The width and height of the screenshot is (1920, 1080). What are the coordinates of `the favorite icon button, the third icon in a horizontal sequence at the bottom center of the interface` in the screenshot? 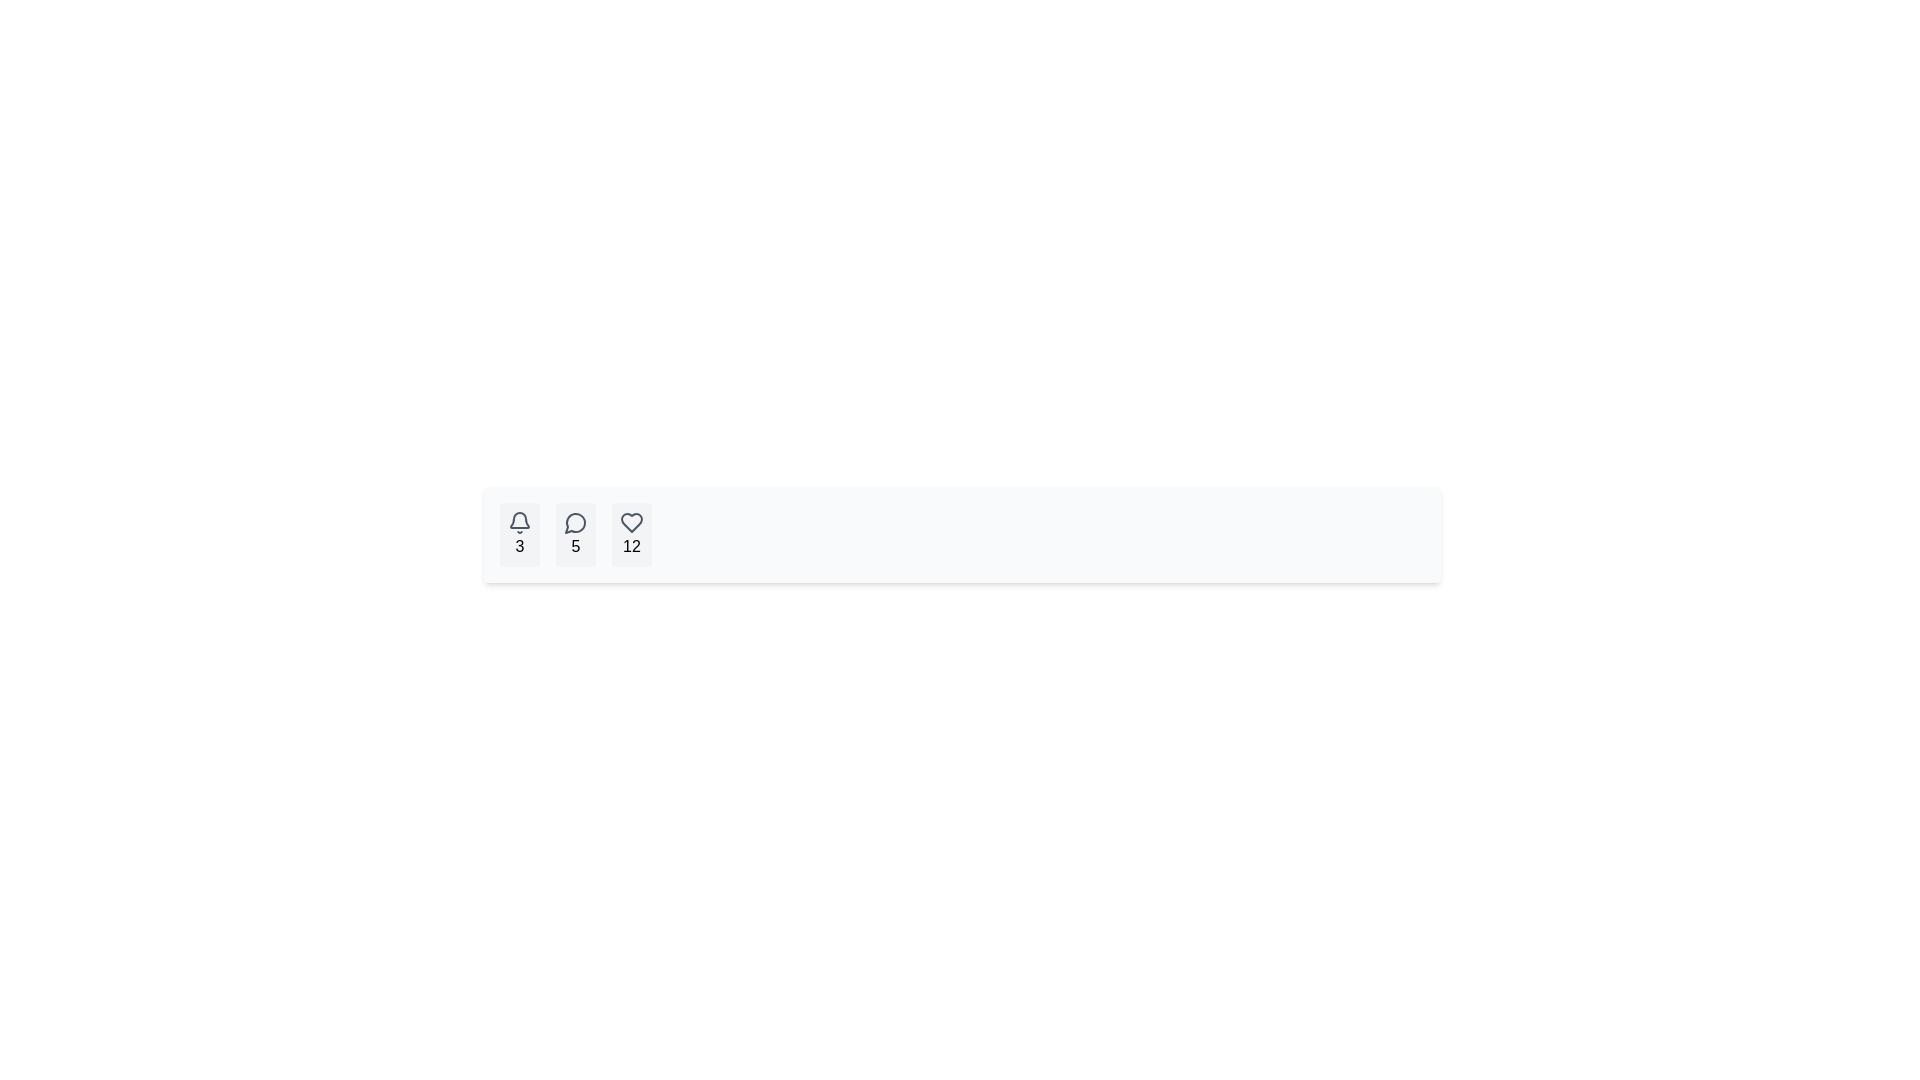 It's located at (631, 522).